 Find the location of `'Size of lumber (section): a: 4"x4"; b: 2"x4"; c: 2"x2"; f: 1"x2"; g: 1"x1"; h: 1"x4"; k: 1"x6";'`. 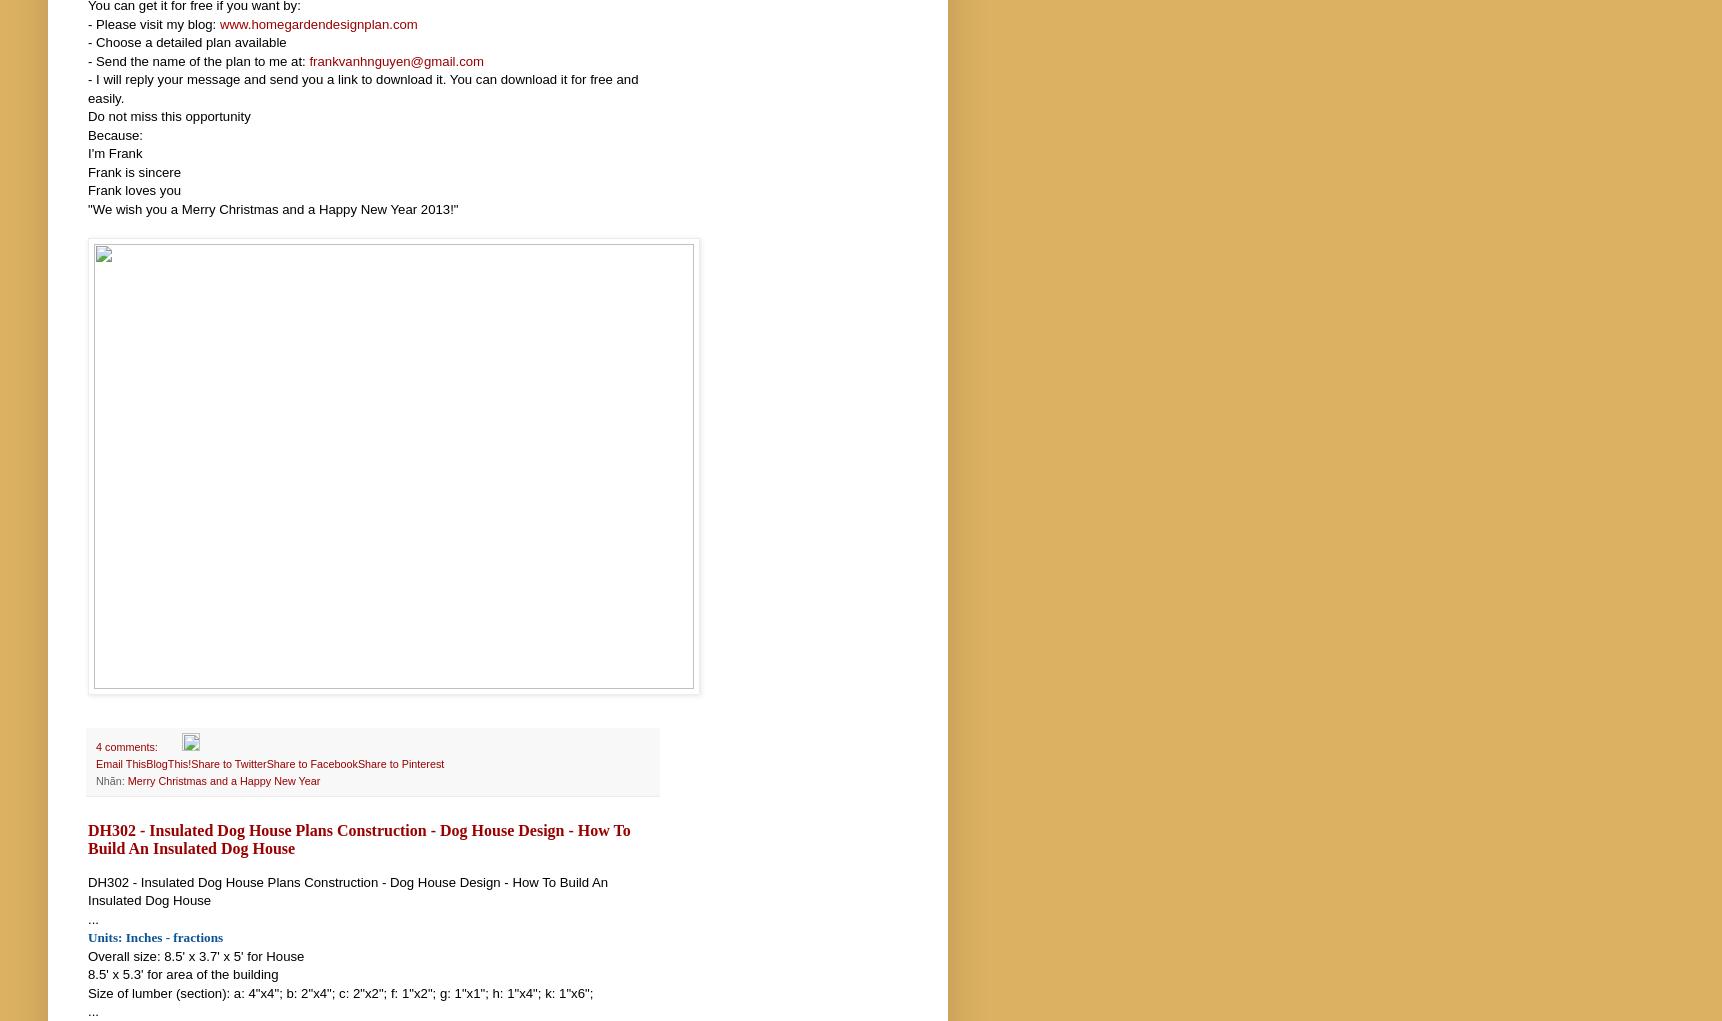

'Size of lumber (section): a: 4"x4"; b: 2"x4"; c: 2"x2"; f: 1"x2"; g: 1"x1"; h: 1"x4"; k: 1"x6";' is located at coordinates (339, 992).